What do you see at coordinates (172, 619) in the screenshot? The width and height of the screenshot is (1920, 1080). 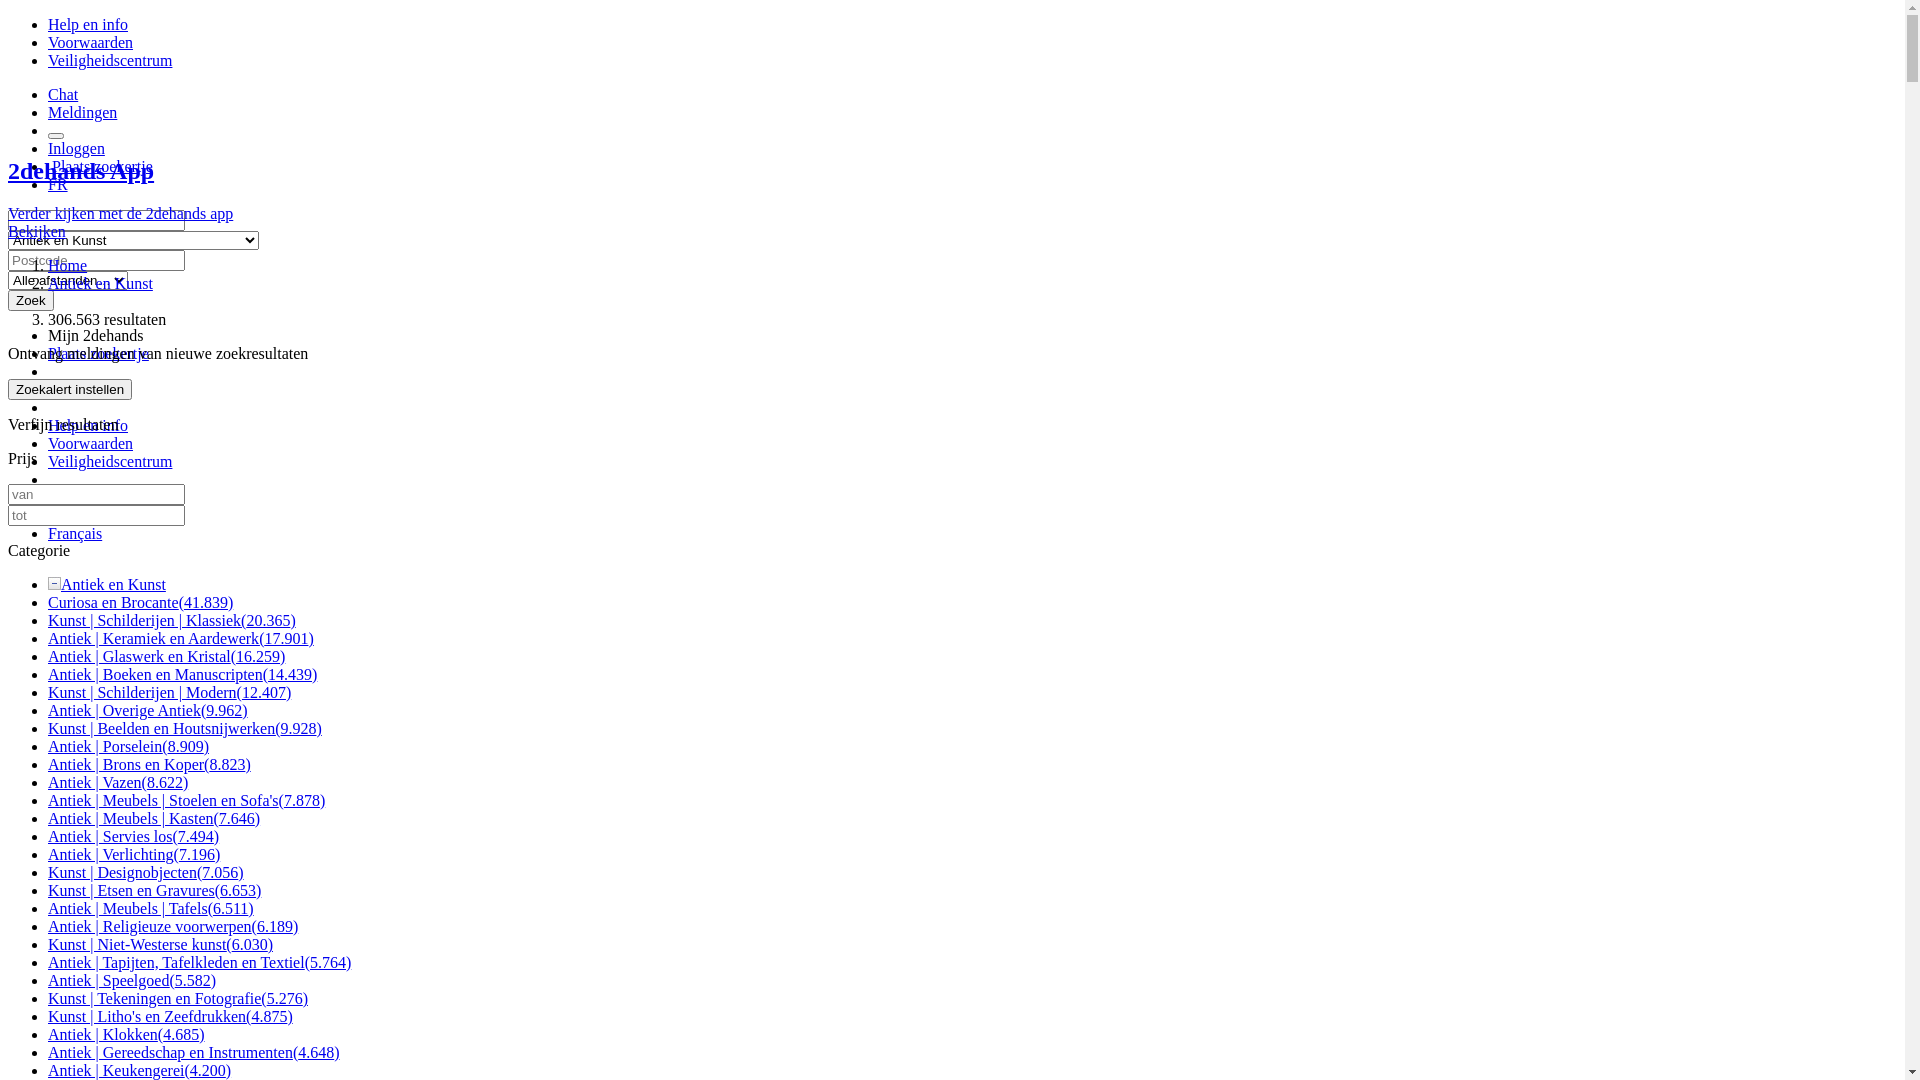 I see `'Kunst | Schilderijen | Klassiek(20.365)'` at bounding box center [172, 619].